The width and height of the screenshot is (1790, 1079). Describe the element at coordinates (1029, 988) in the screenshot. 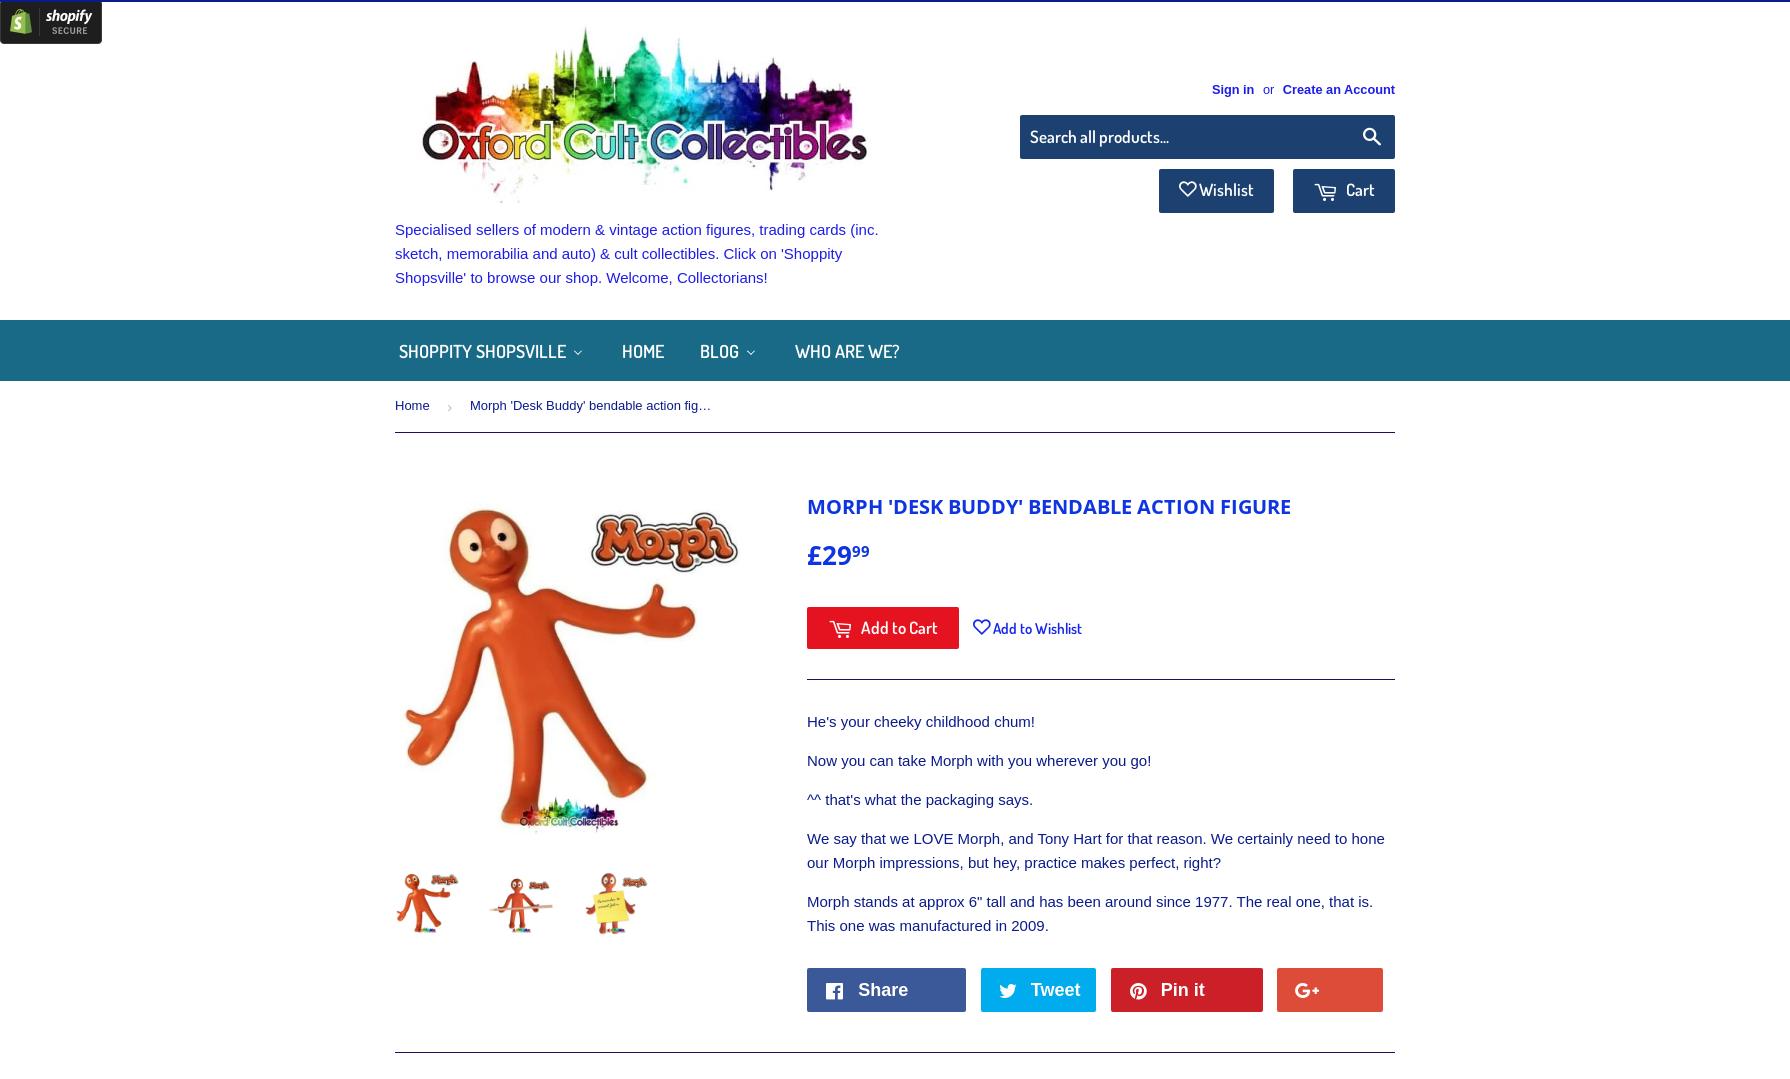

I see `'Tweet'` at that location.